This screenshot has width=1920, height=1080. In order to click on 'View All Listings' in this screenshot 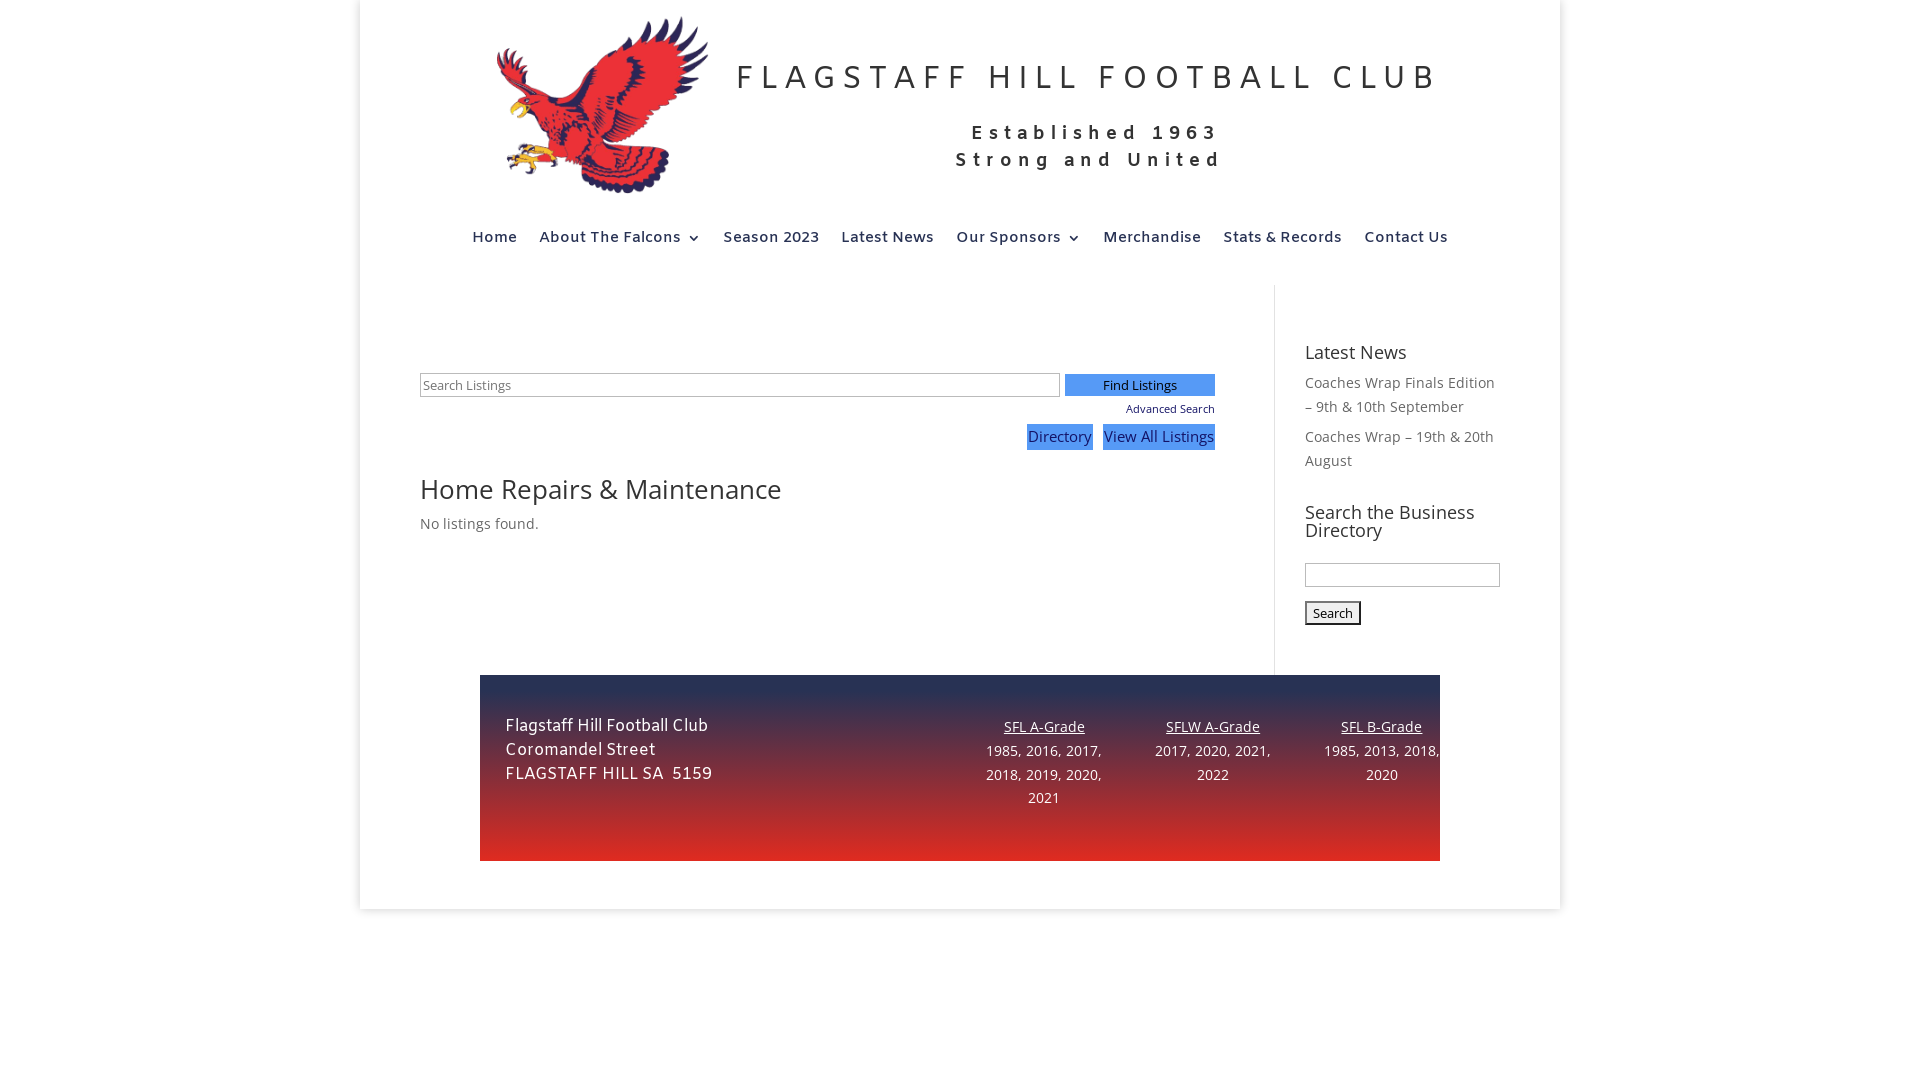, I will do `click(1102, 435)`.